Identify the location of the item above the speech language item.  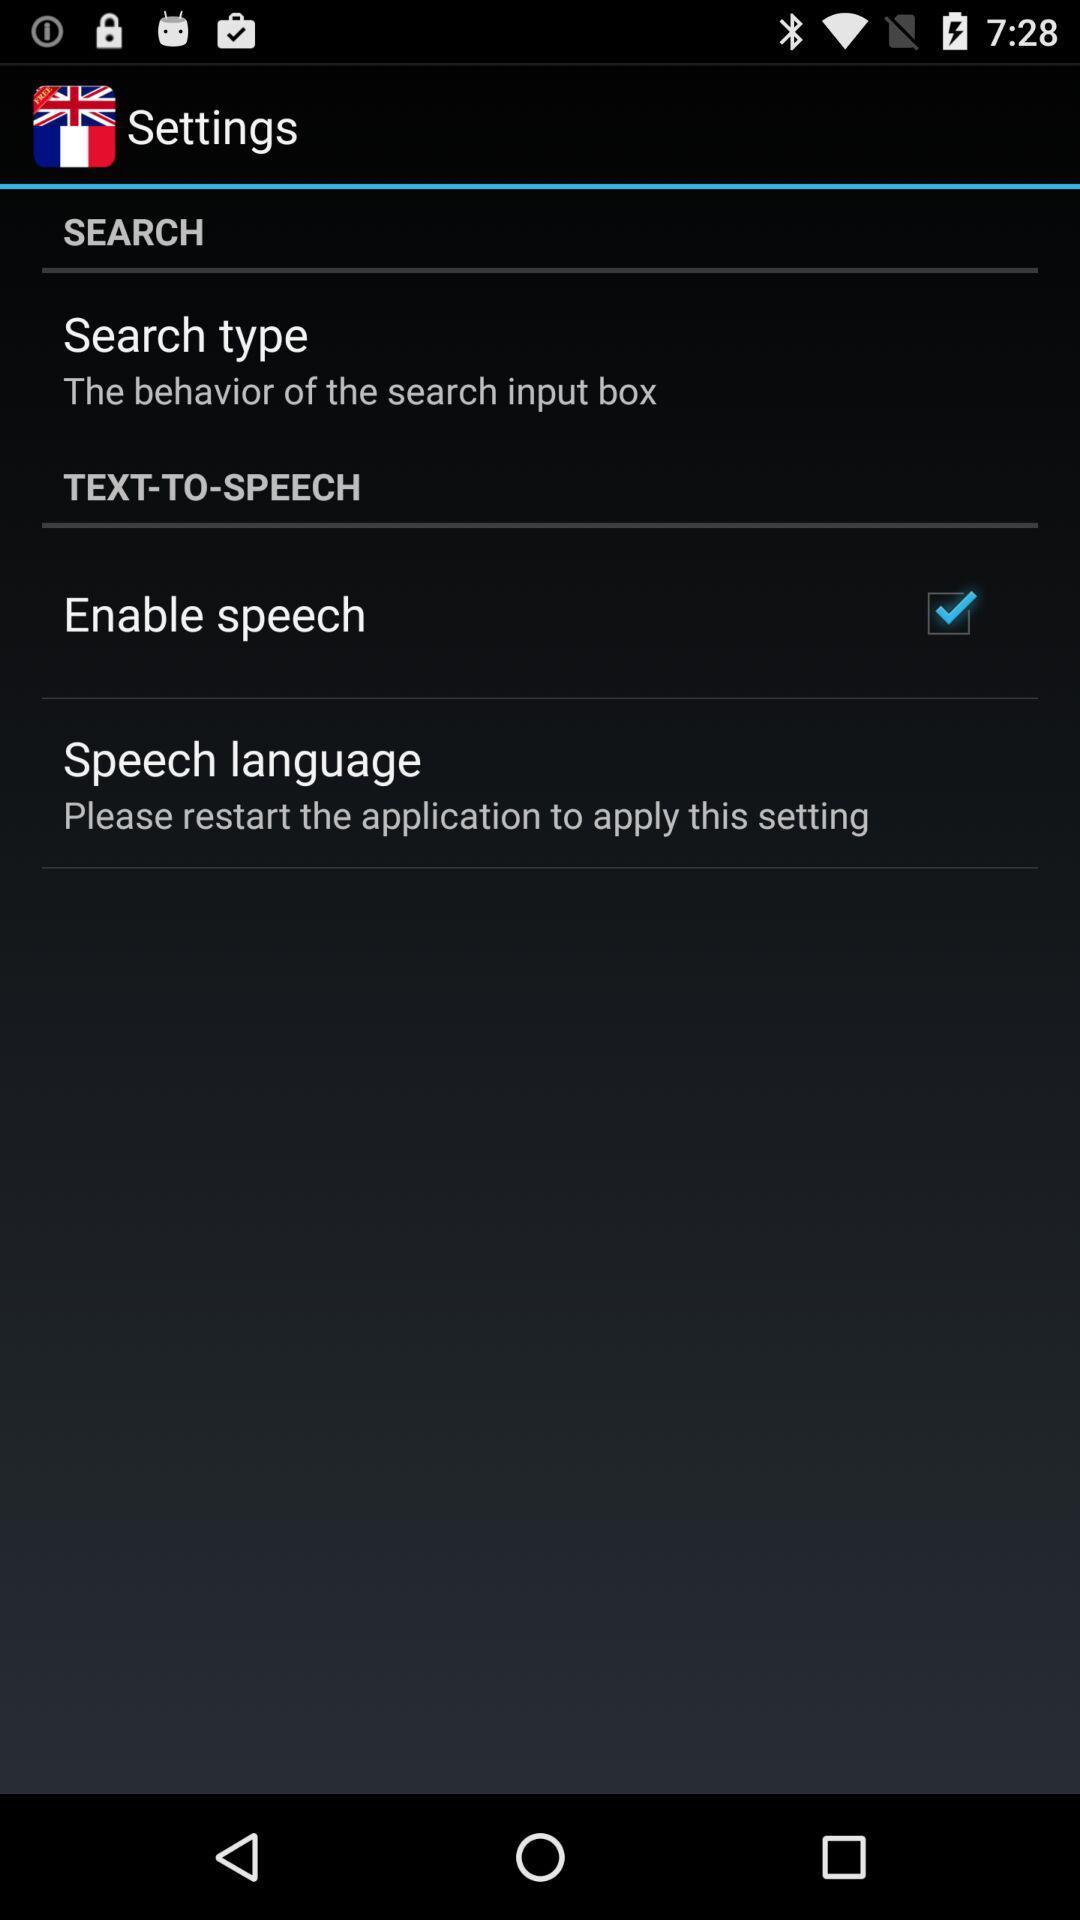
(214, 612).